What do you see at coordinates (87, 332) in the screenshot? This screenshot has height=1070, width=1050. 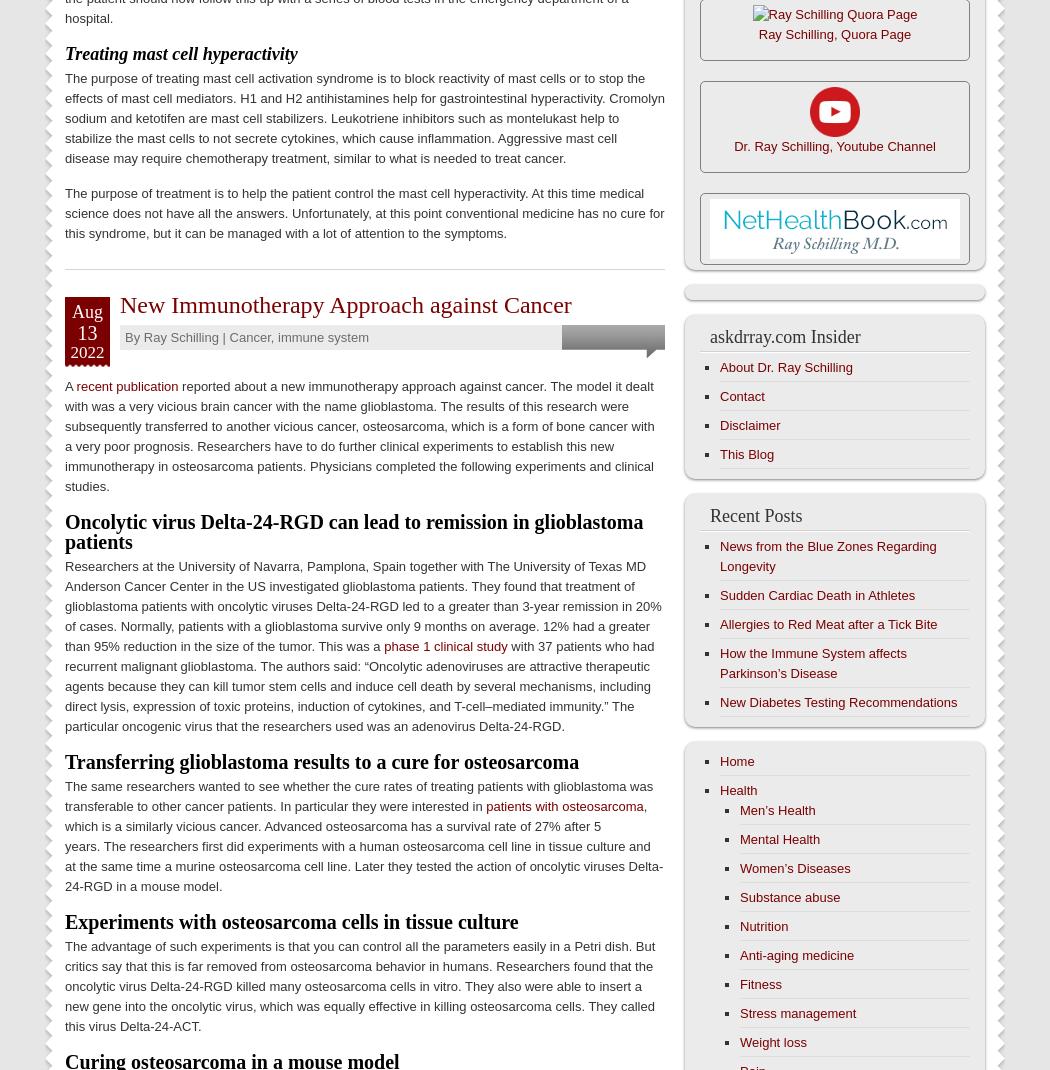 I see `'13'` at bounding box center [87, 332].